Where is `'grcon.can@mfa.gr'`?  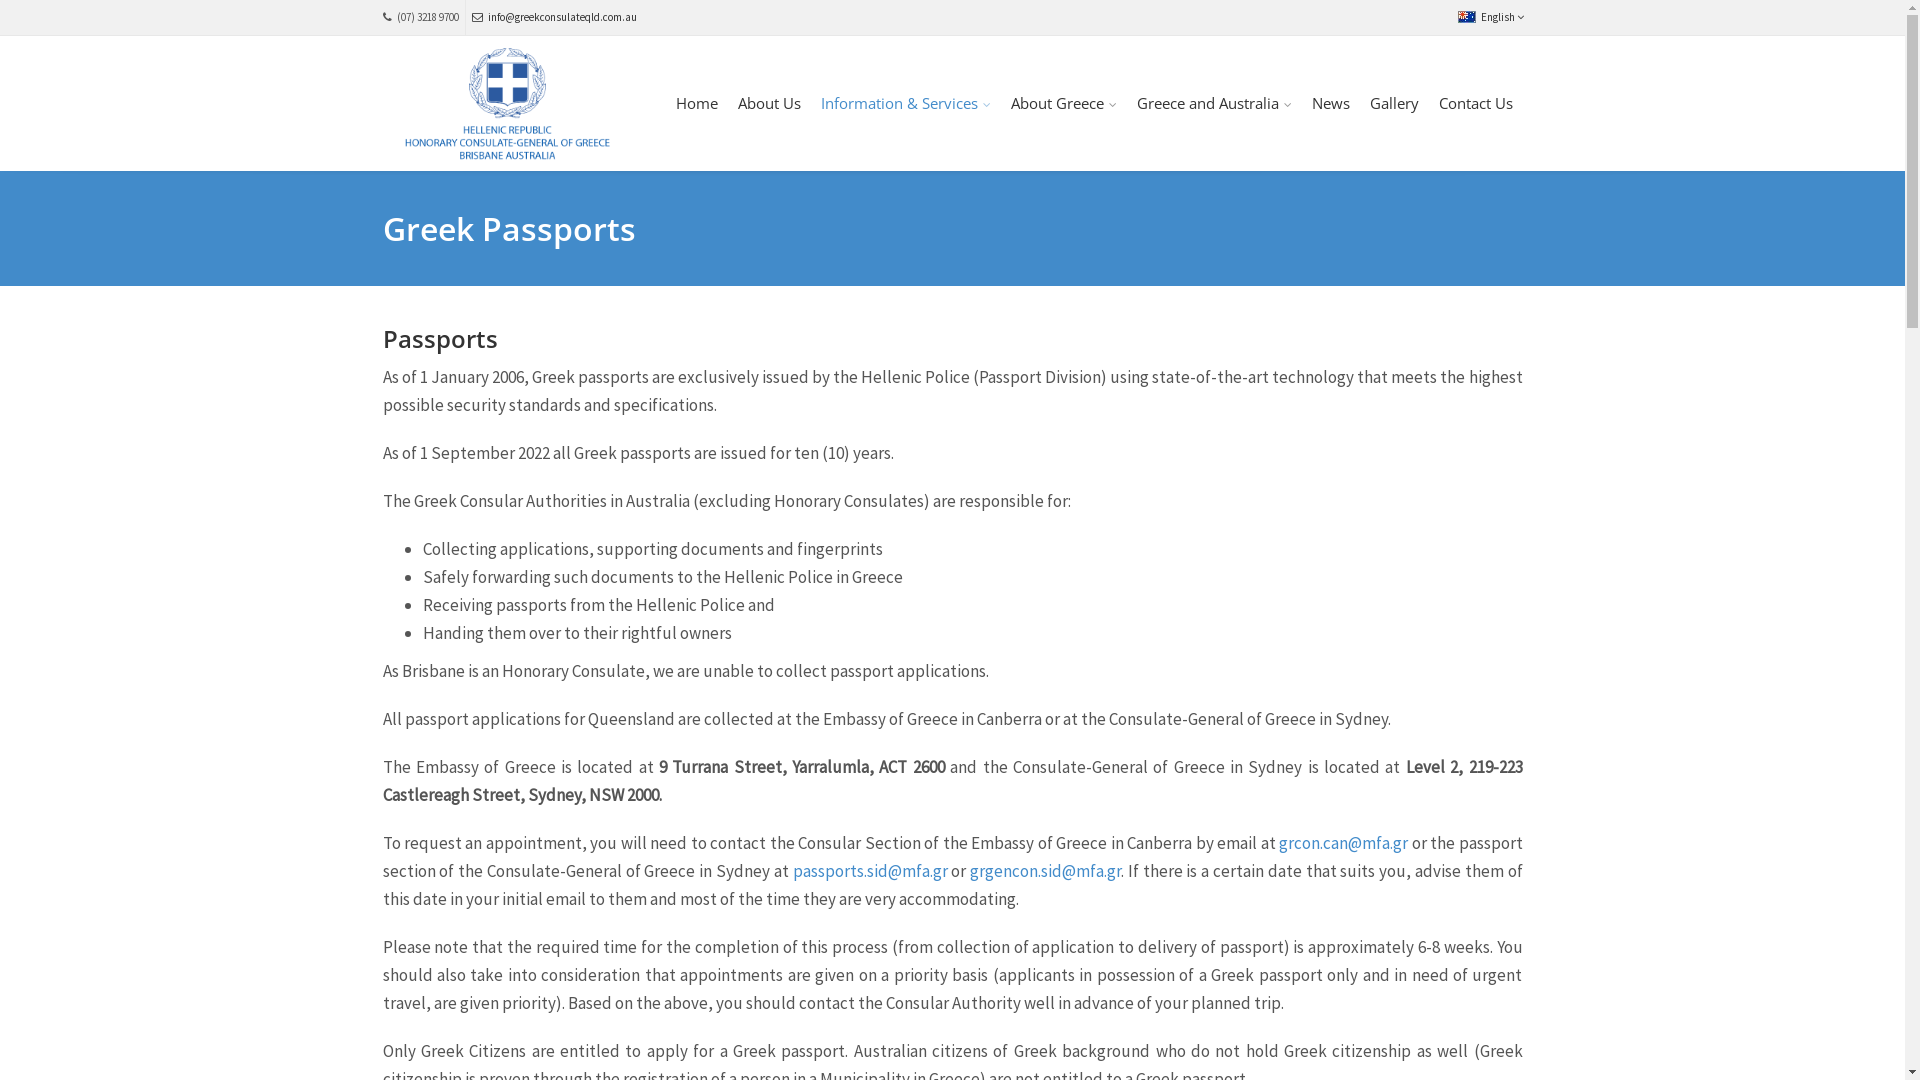
'grcon.can@mfa.gr' is located at coordinates (1277, 843).